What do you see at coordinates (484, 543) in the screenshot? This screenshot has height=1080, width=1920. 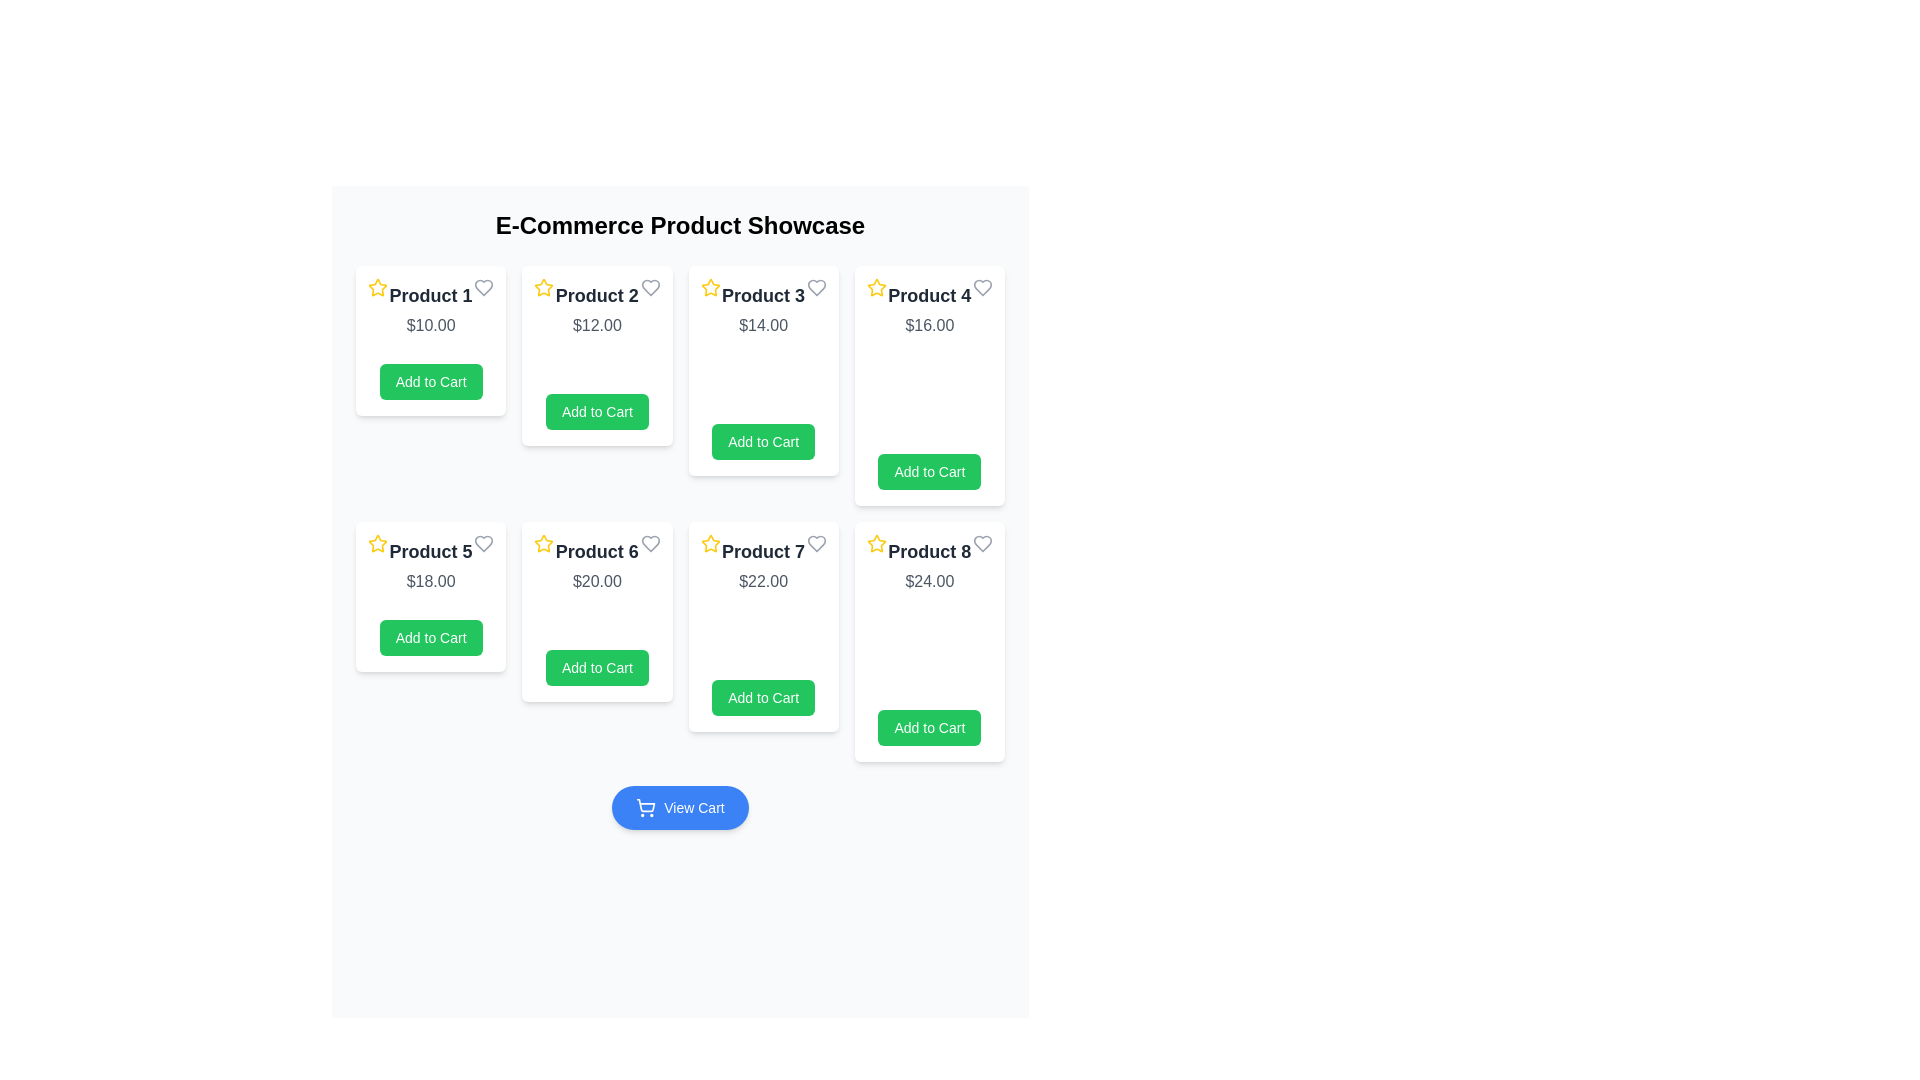 I see `the heart-shaped toggle button for 'Product 5'` at bounding box center [484, 543].